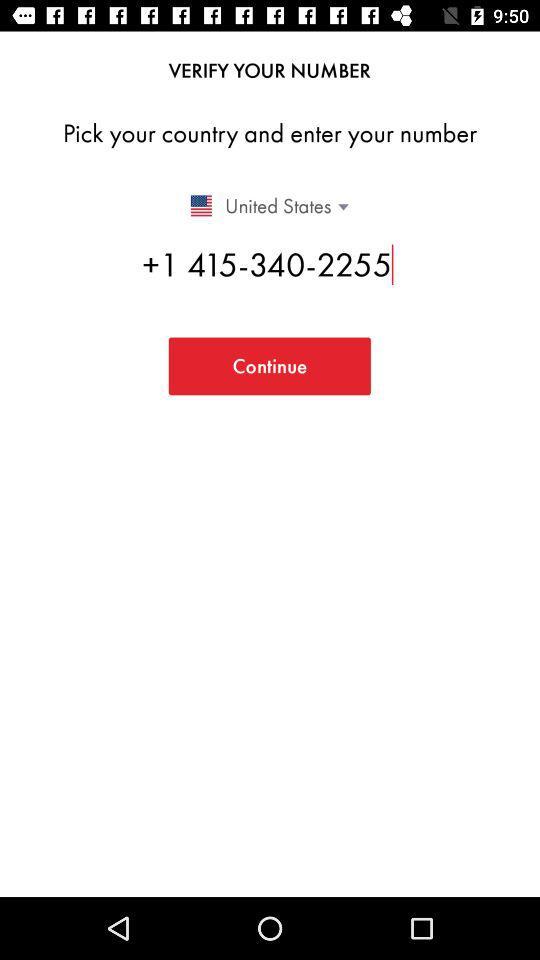 Image resolution: width=540 pixels, height=960 pixels. Describe the element at coordinates (270, 263) in the screenshot. I see `item above the continue` at that location.